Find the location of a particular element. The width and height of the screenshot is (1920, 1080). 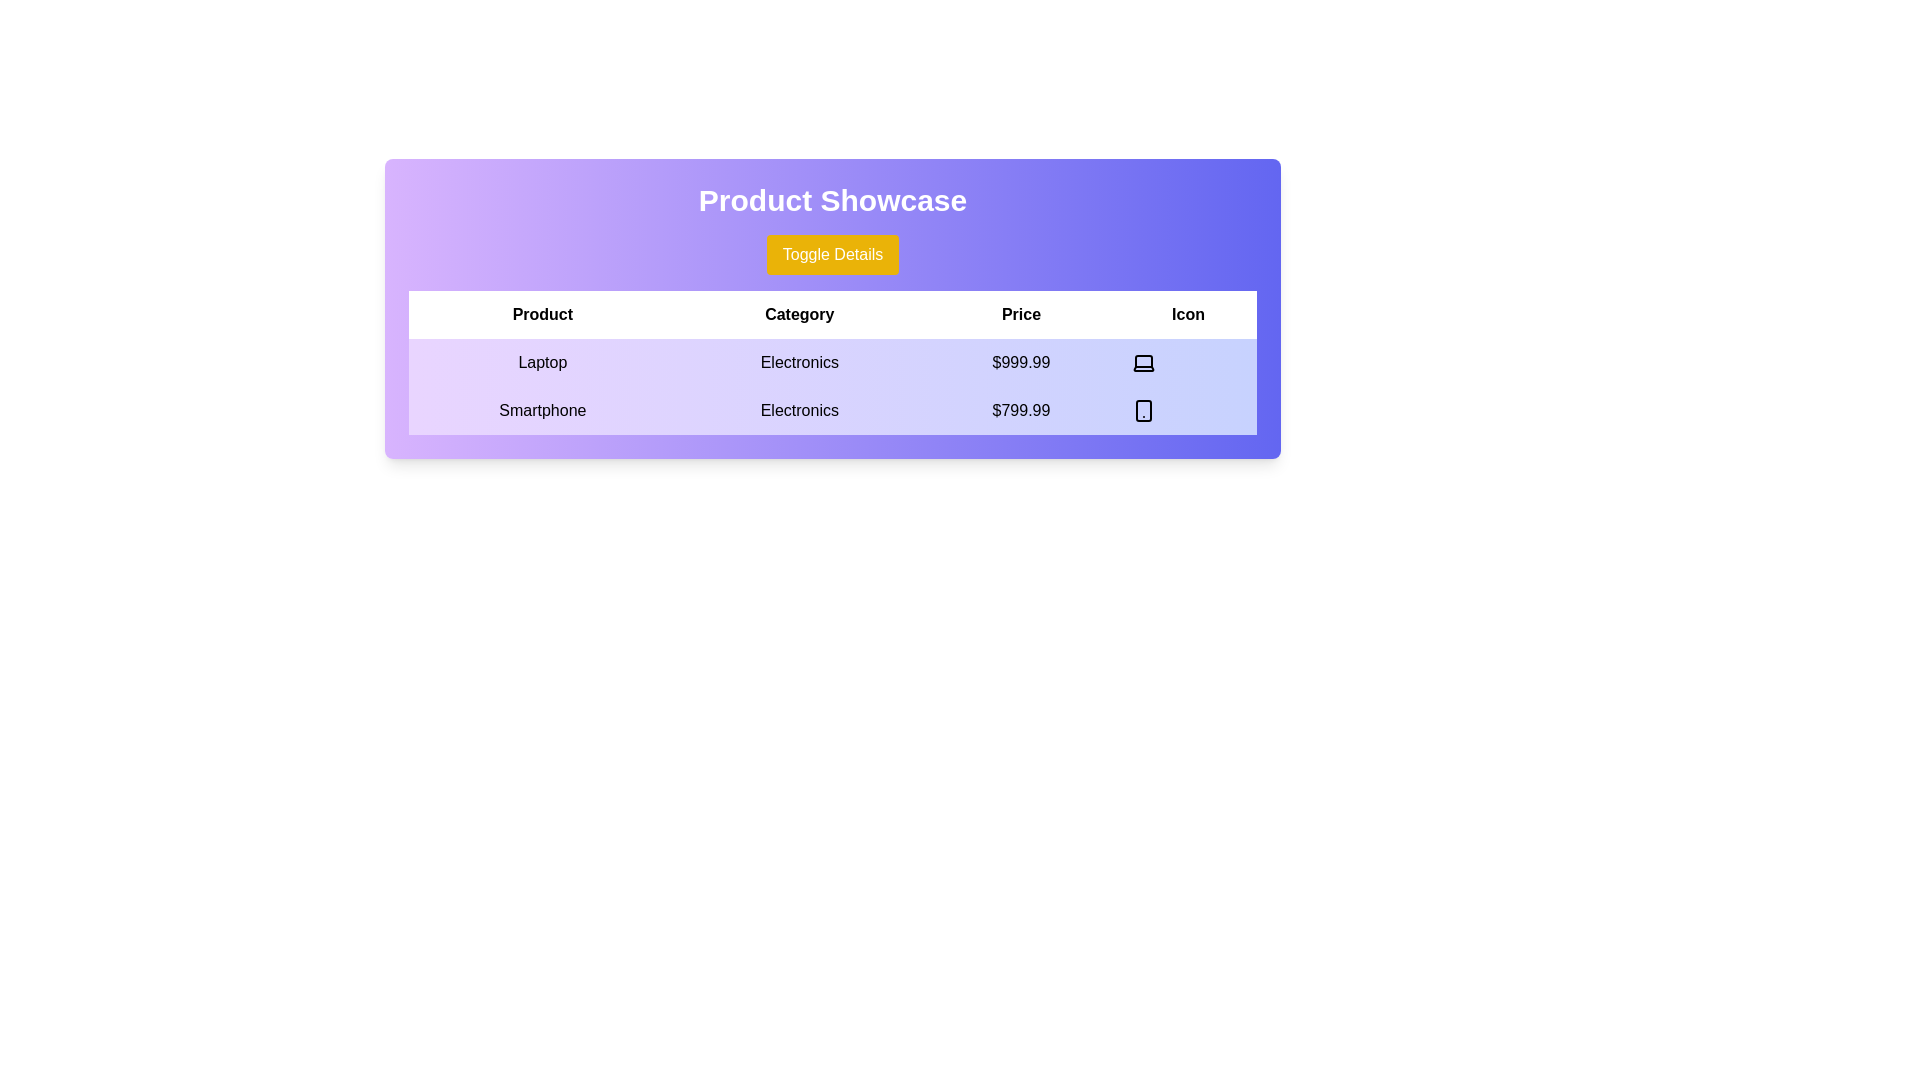

the header label for the product information column, which is the first text label in a row of four within a white header bar at the top of the interface is located at coordinates (542, 315).